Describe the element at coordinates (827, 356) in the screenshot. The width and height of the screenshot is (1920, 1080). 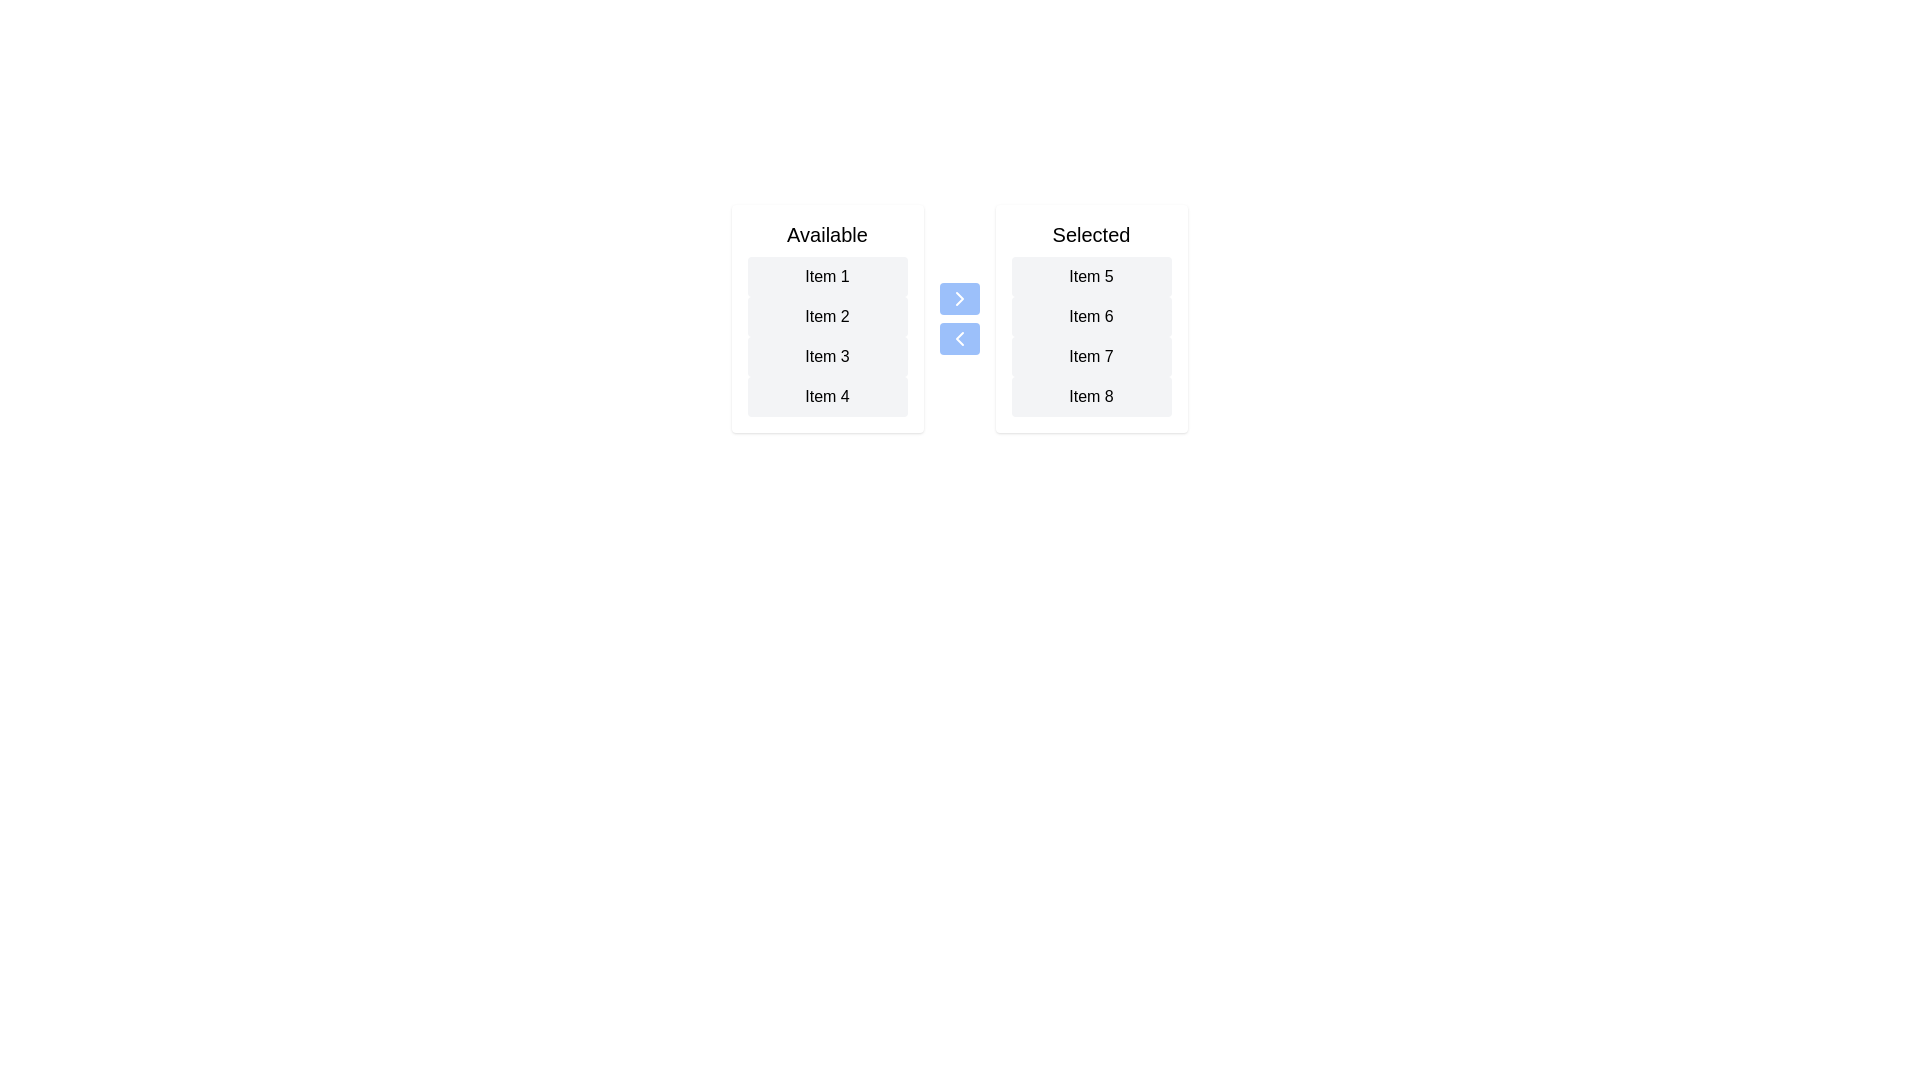
I see `the third item in the selectable list under the label 'Available'` at that location.